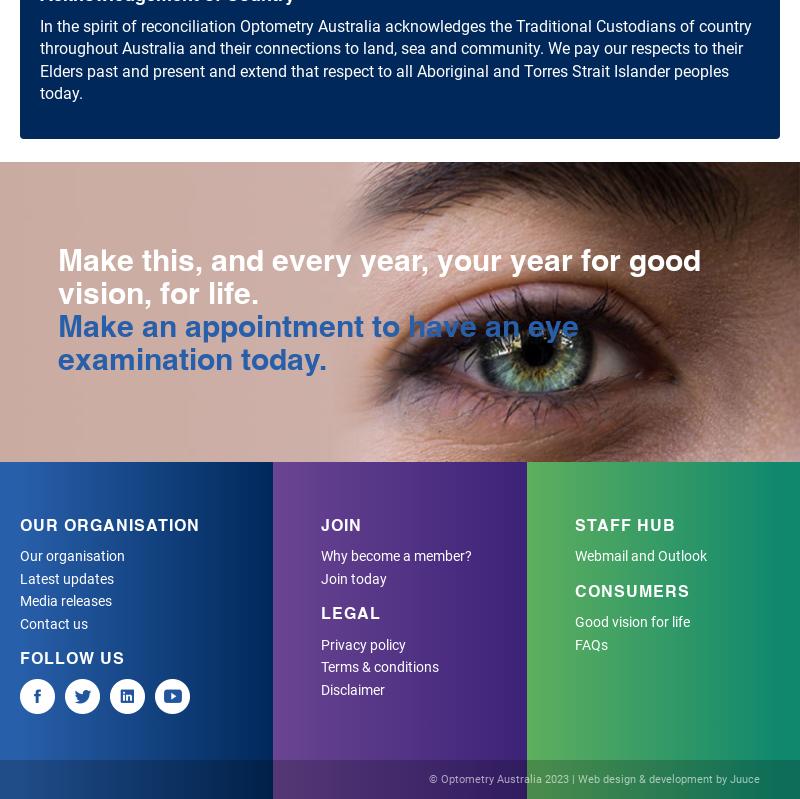 This screenshot has width=800, height=799. Describe the element at coordinates (72, 657) in the screenshot. I see `'Follow Us'` at that location.